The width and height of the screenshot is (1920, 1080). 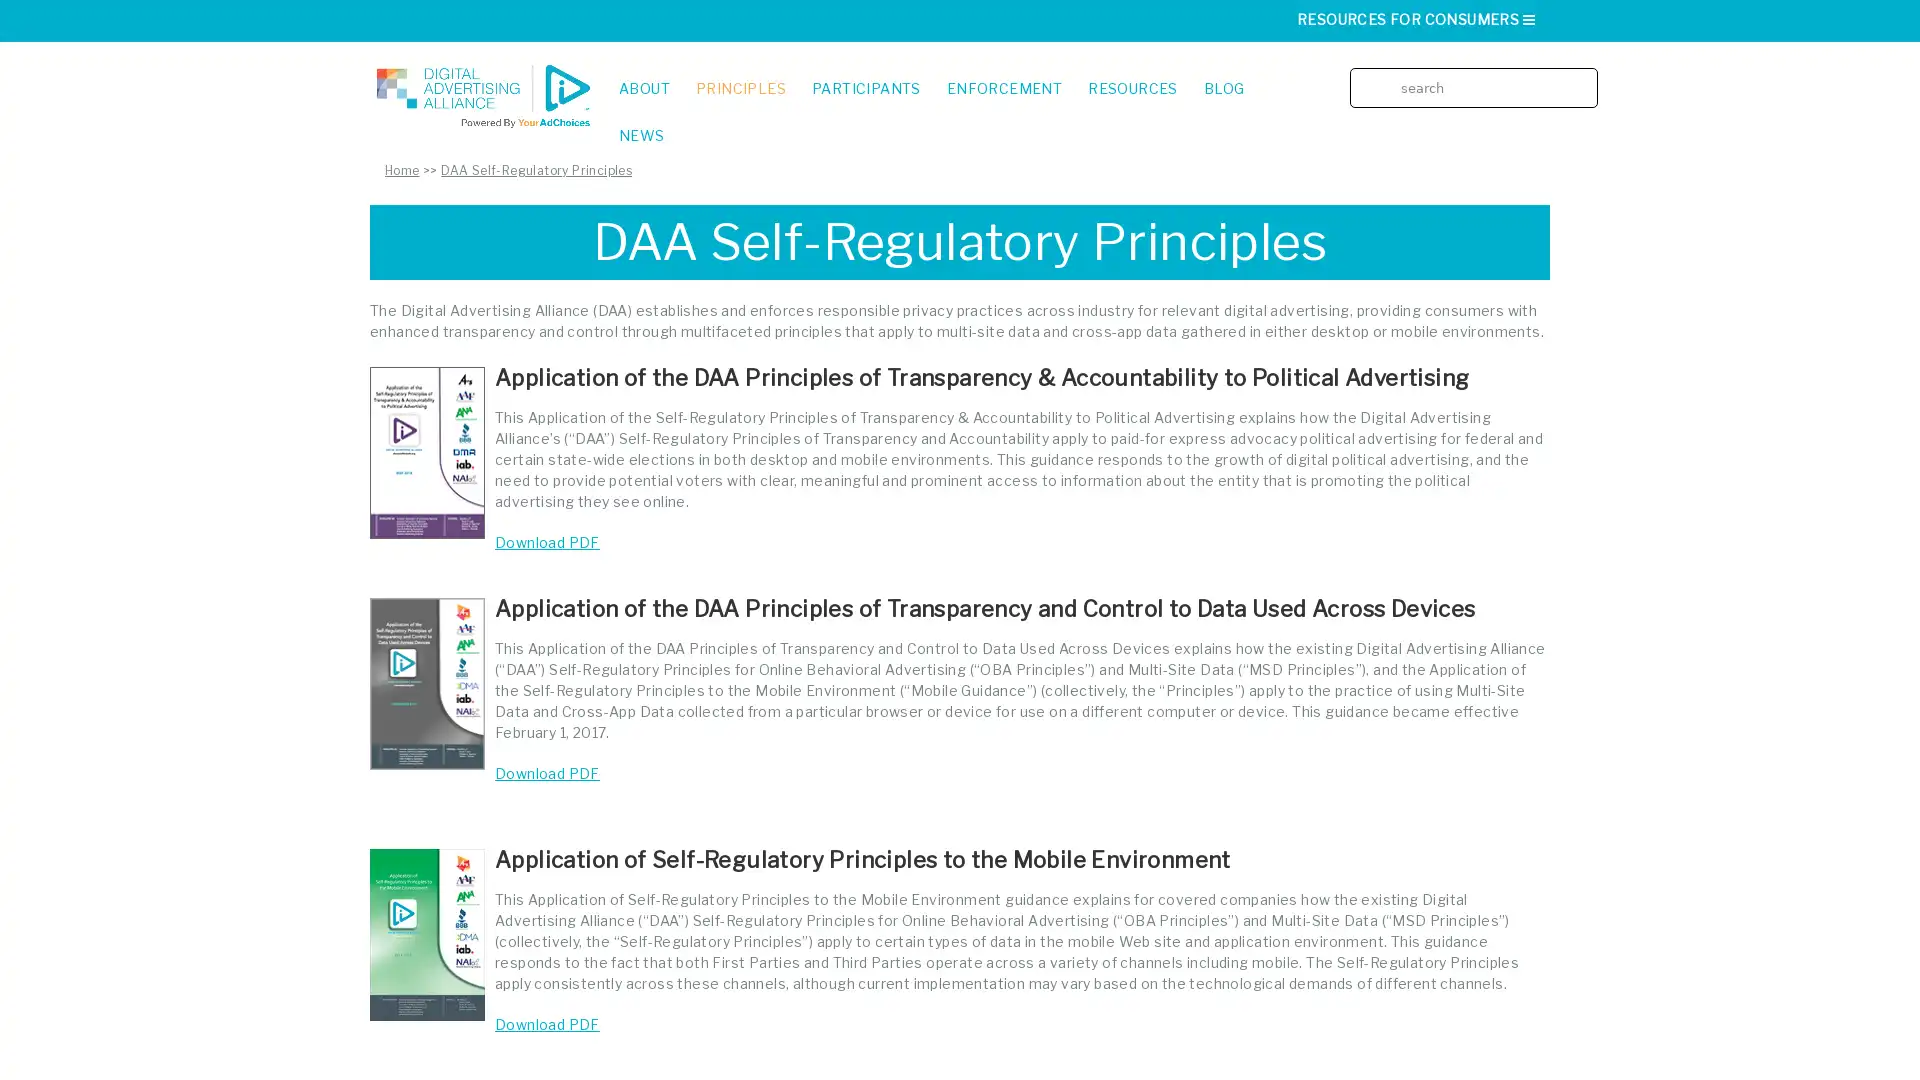 What do you see at coordinates (1416, 19) in the screenshot?
I see `RESOURCES FOR CONSUMERS` at bounding box center [1416, 19].